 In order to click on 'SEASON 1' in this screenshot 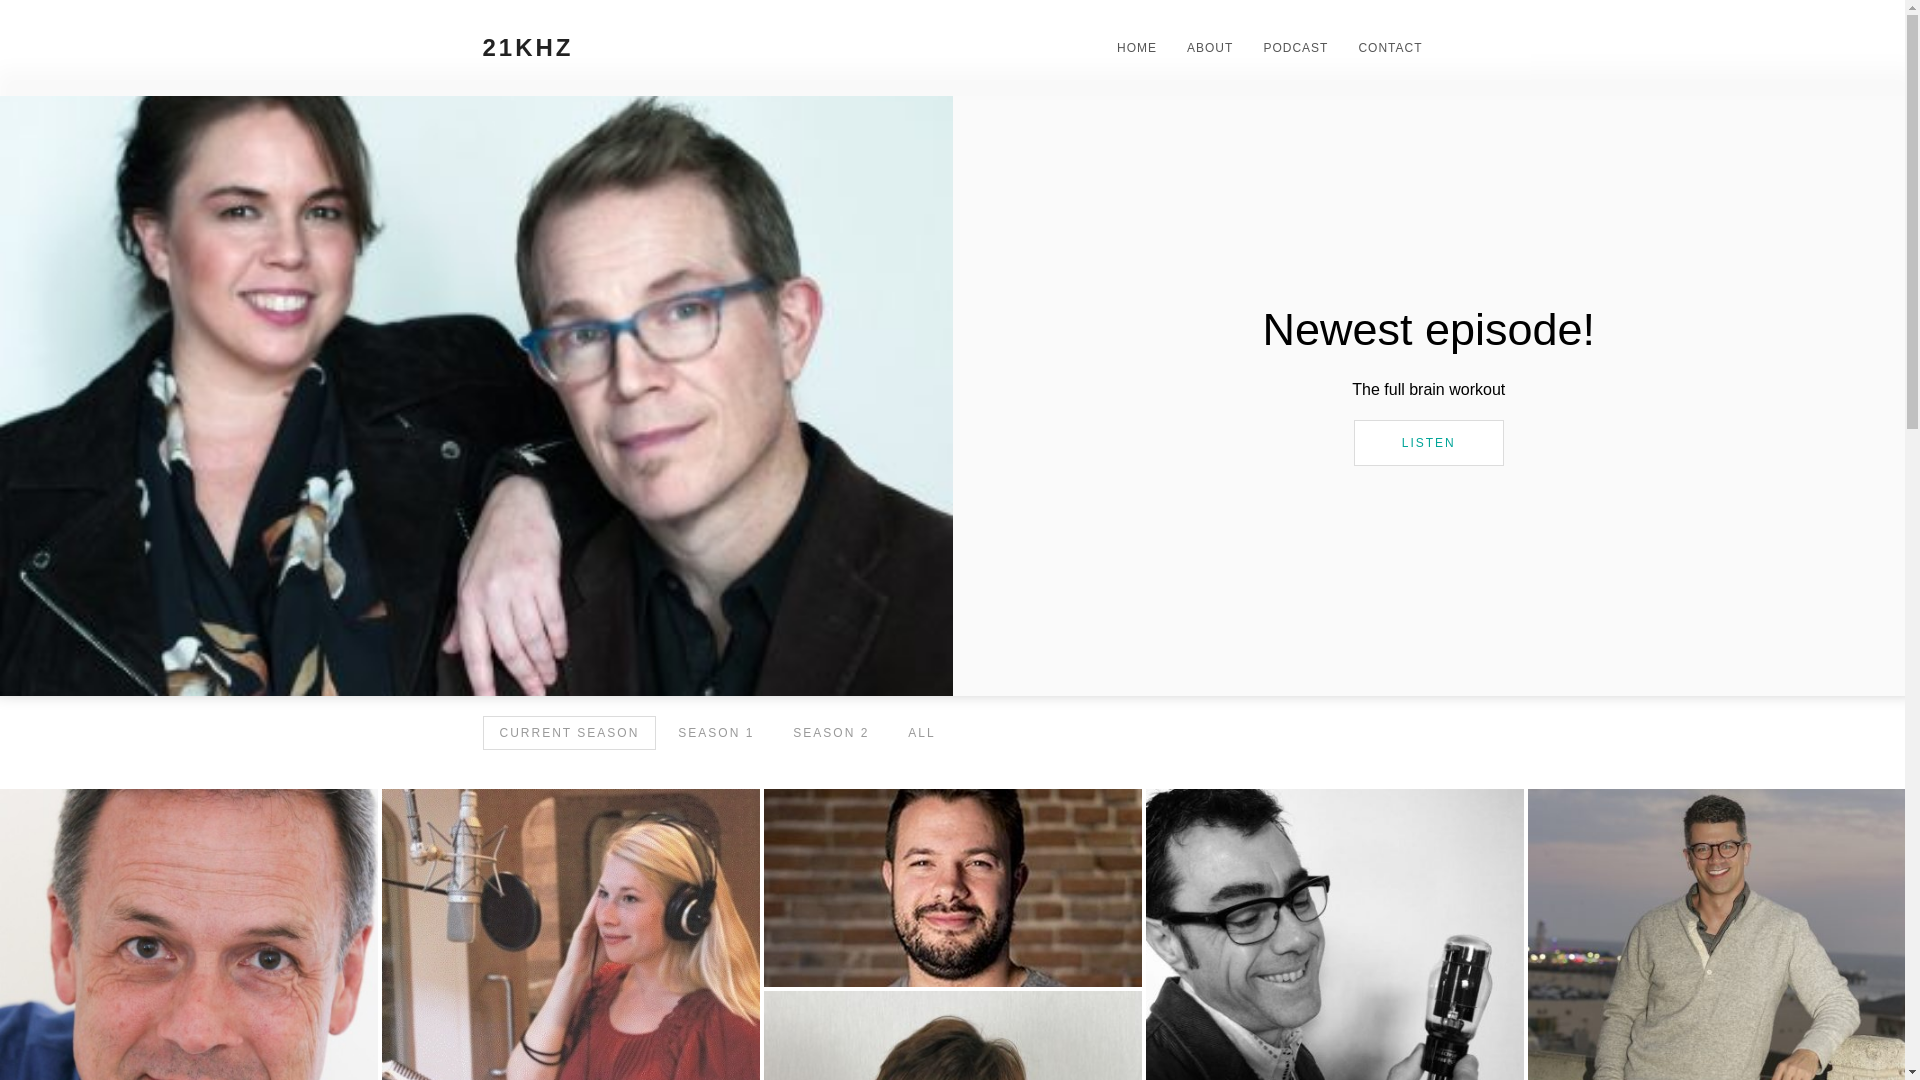, I will do `click(715, 732)`.